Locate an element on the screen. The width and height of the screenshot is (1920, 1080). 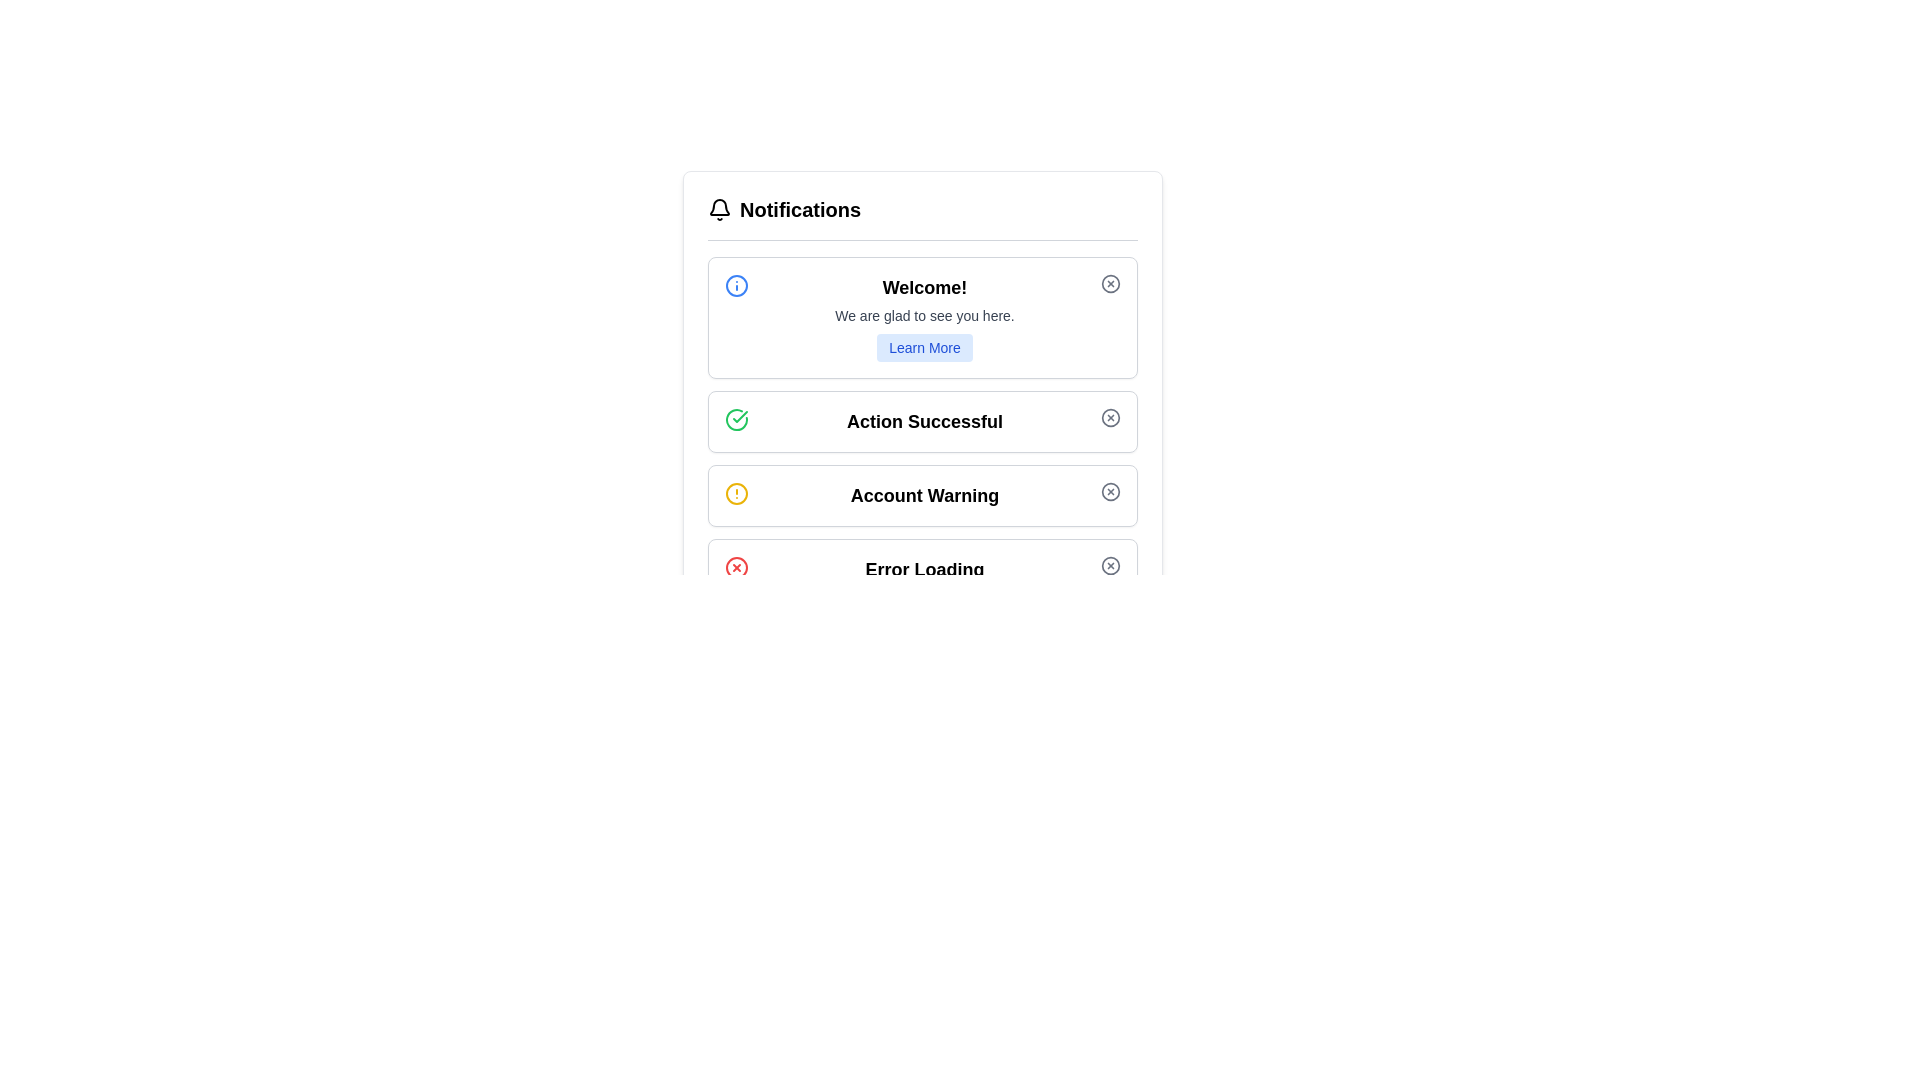
the static text displaying 'We are glad is located at coordinates (924, 315).